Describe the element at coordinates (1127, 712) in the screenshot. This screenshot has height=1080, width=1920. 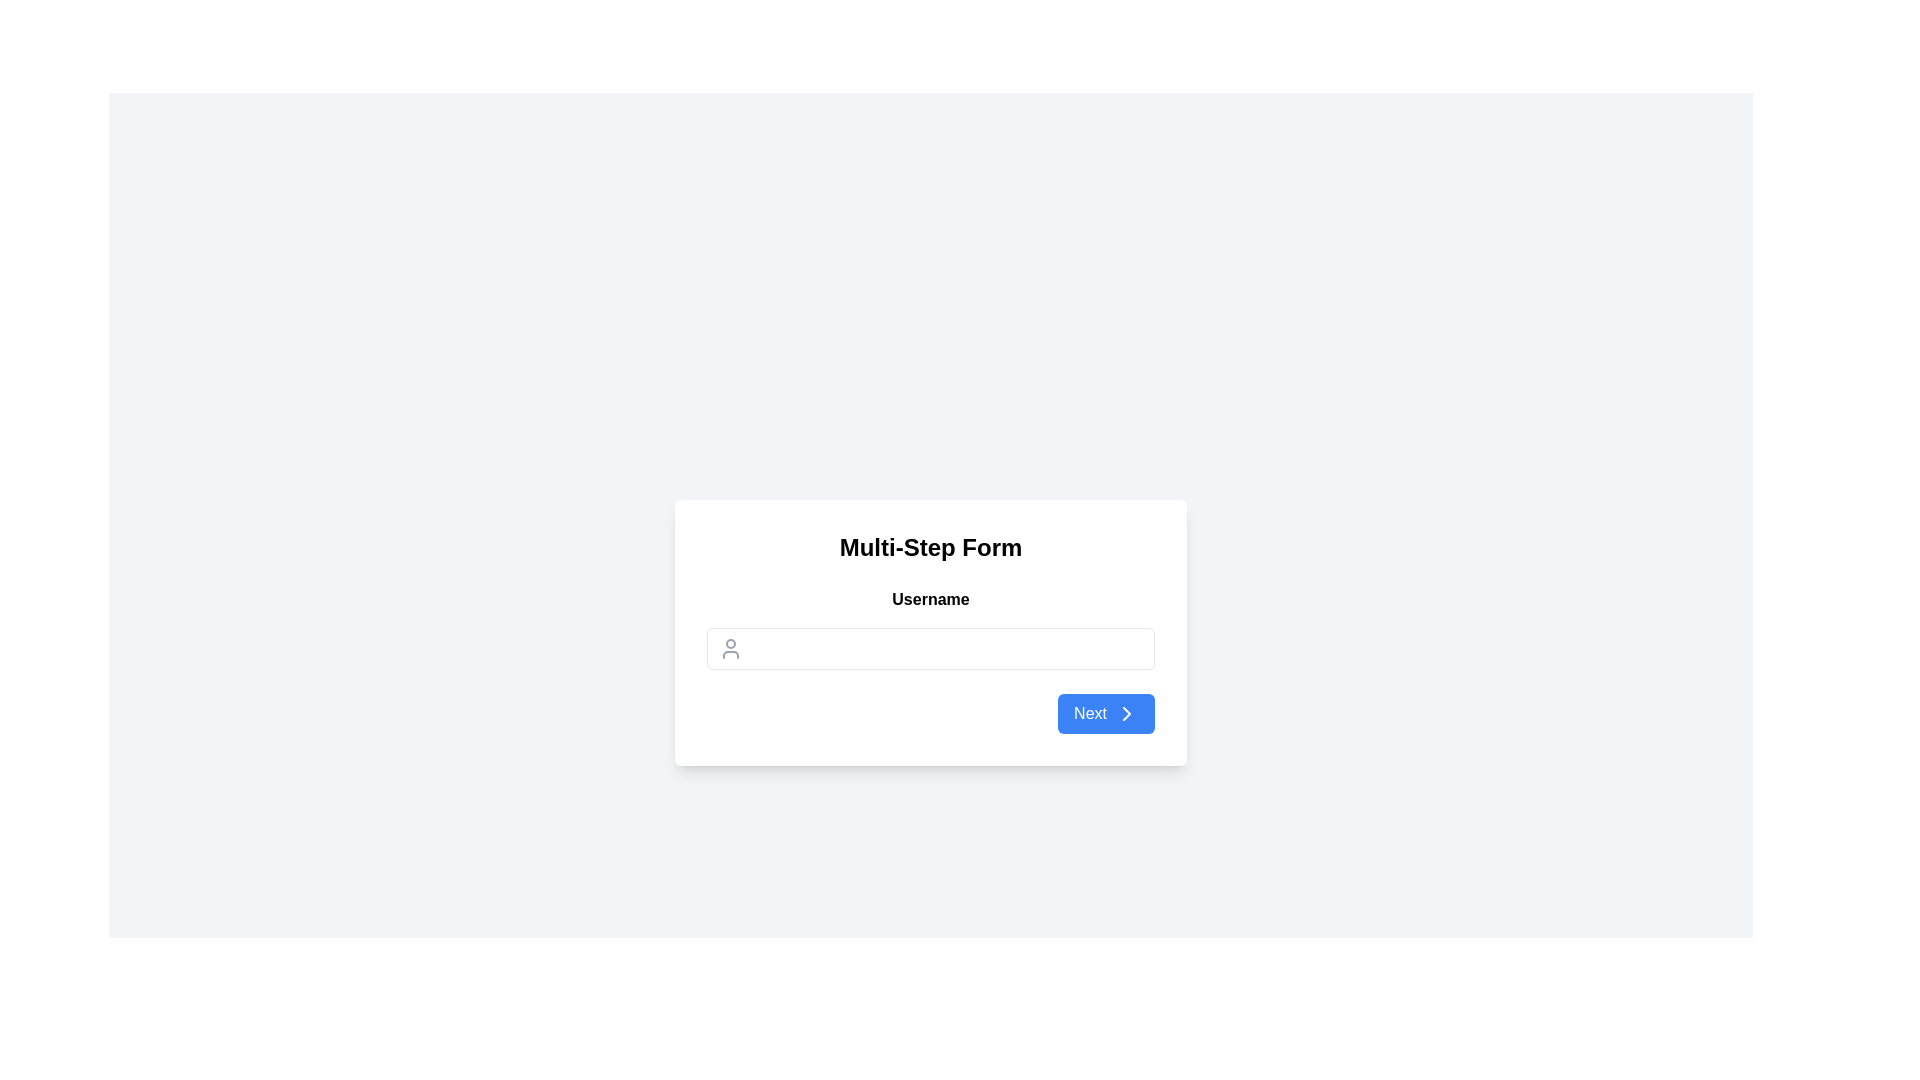
I see `the Chevron Right icon located on the blue 'Next' button at the bottom right of the form interface, which indicates navigation to the next step` at that location.